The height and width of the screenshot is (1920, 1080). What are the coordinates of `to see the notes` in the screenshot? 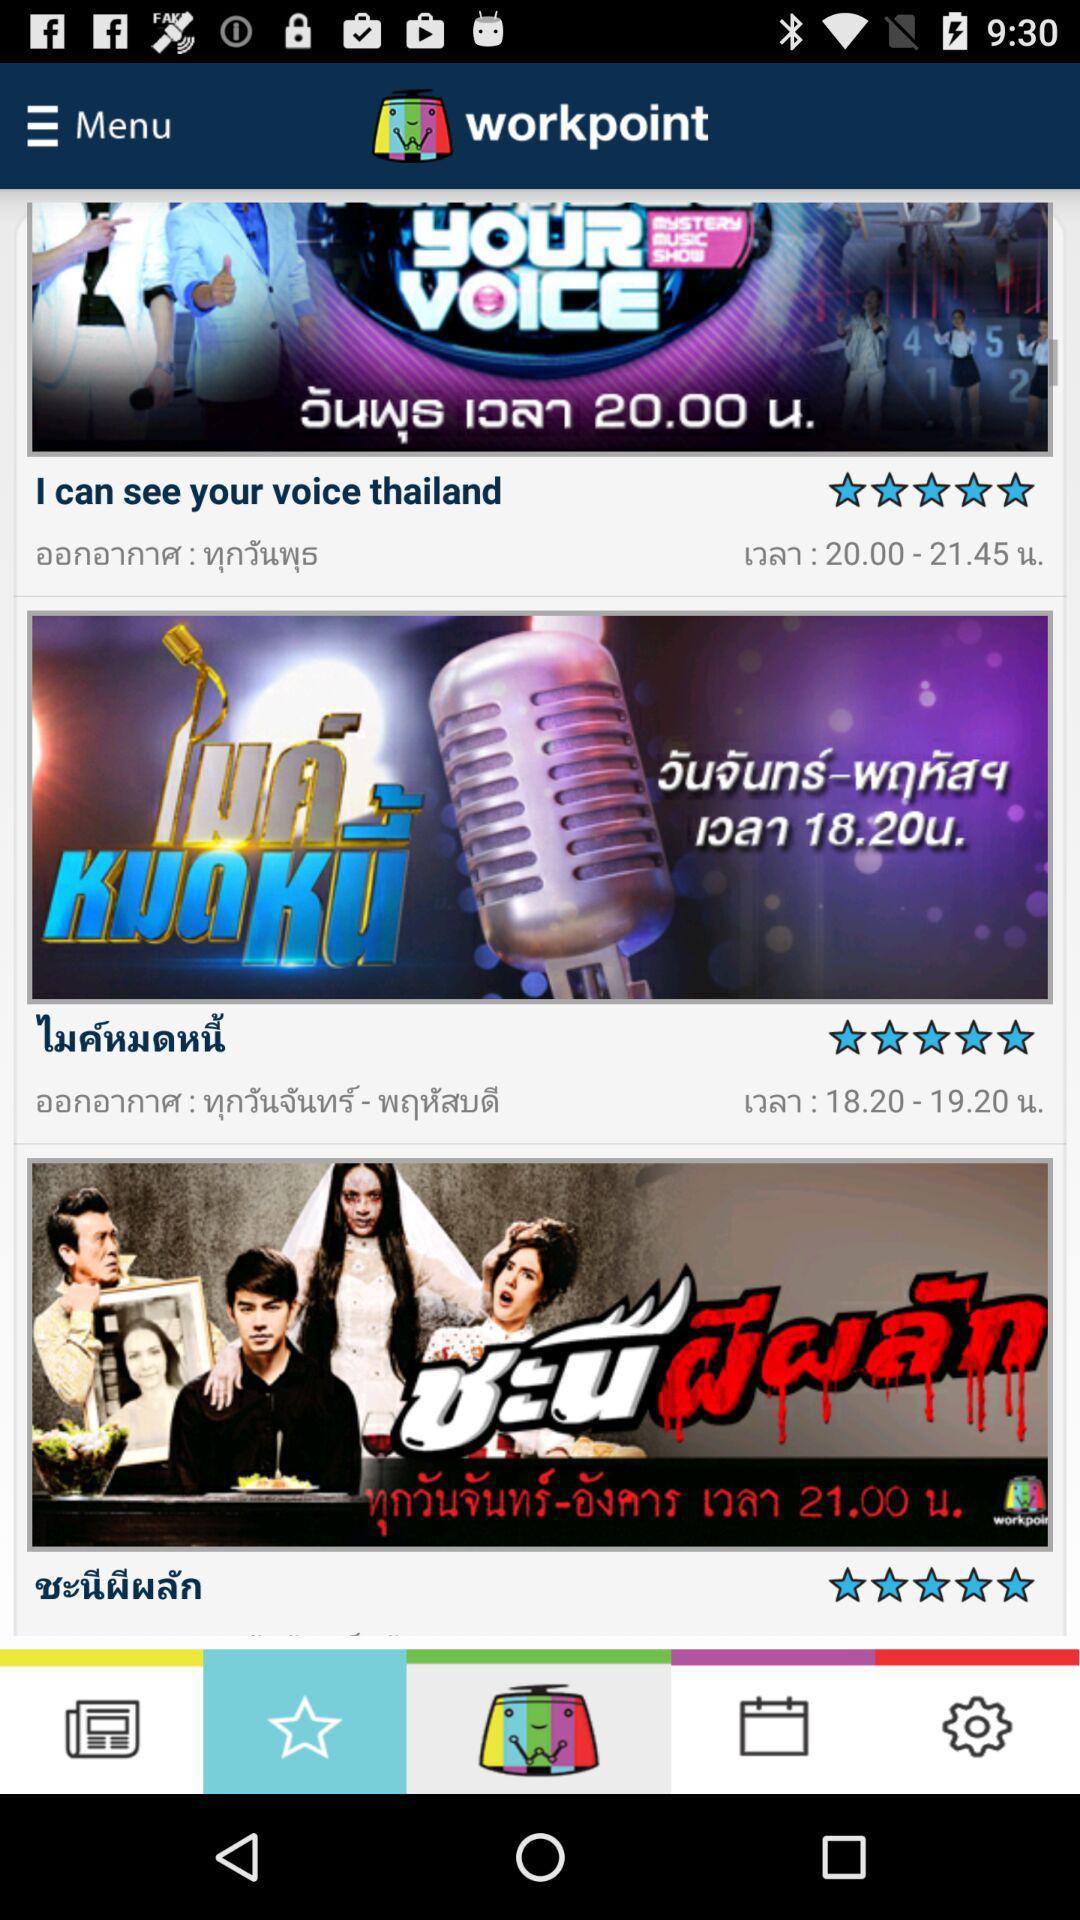 It's located at (101, 1720).